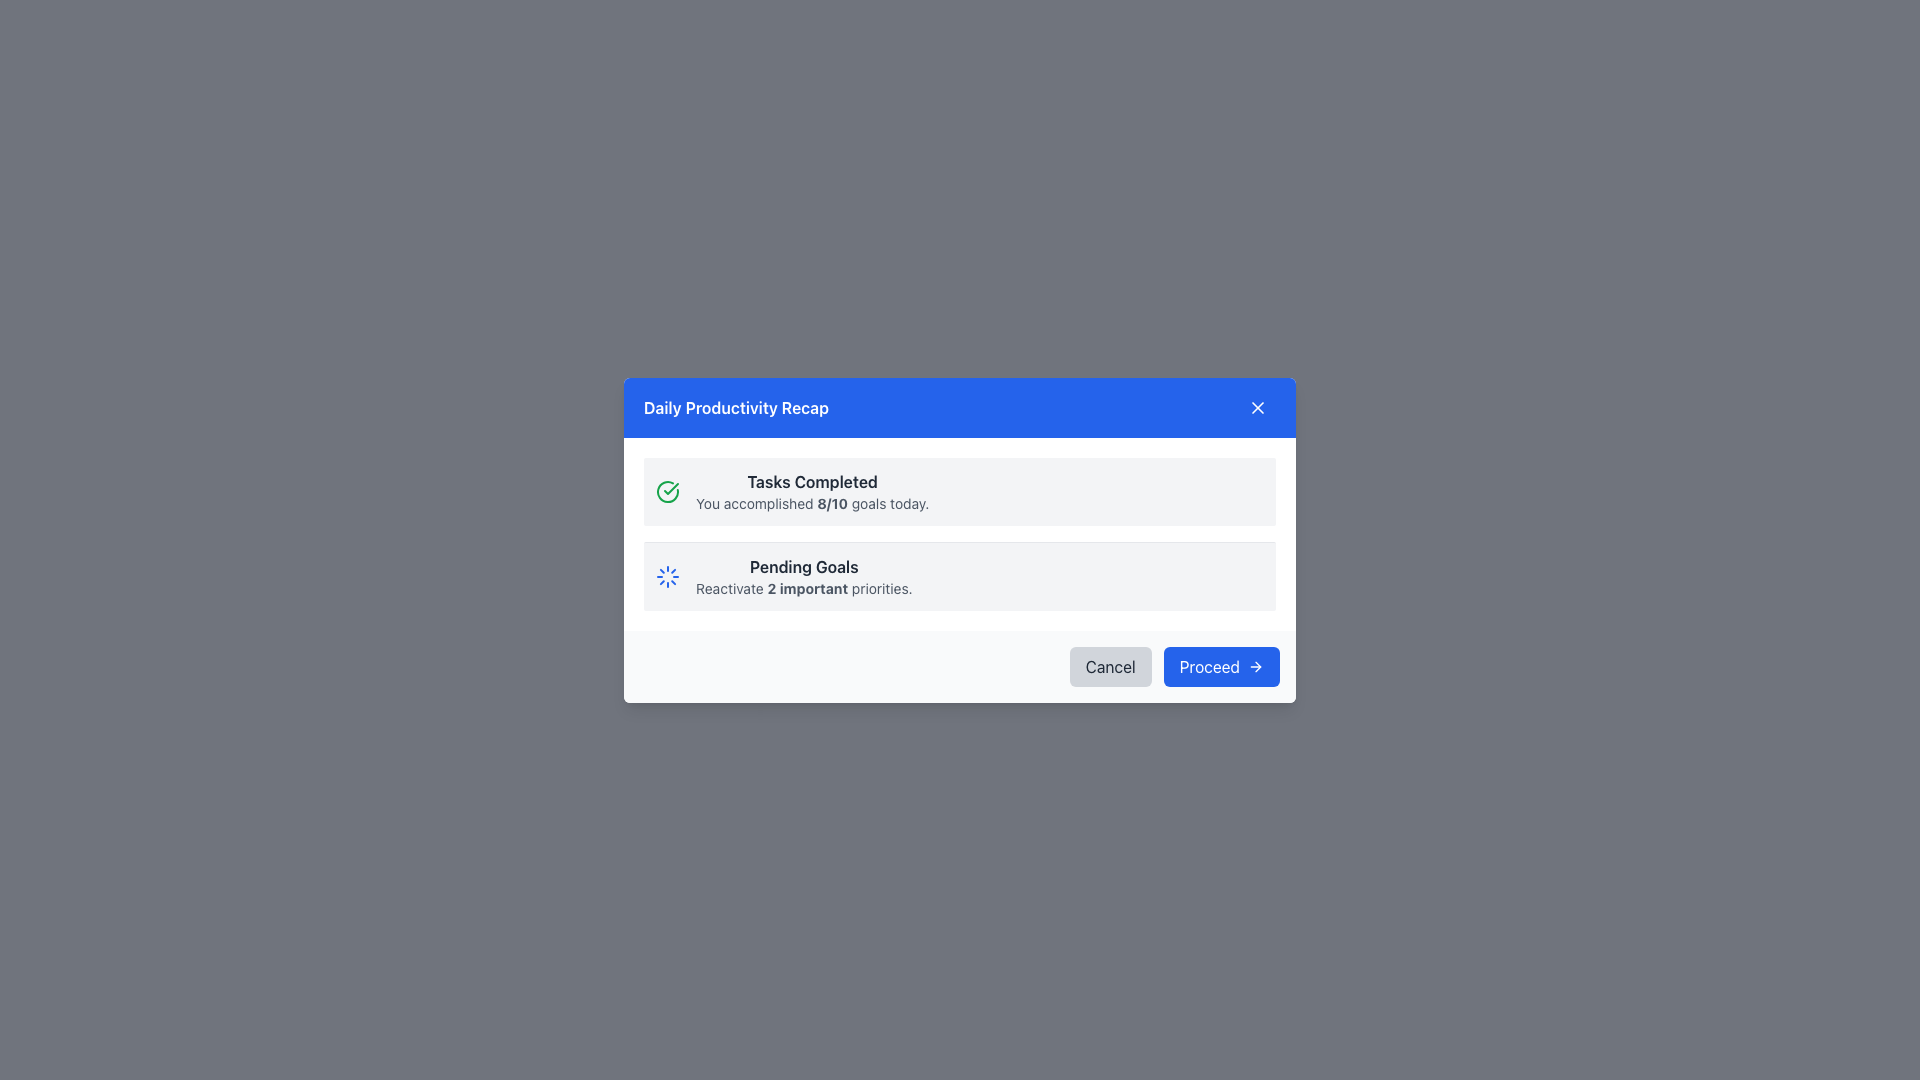 This screenshot has height=1080, width=1920. Describe the element at coordinates (804, 566) in the screenshot. I see `the text label reading 'Pending Goals' which is located within the 'Daily Productivity Recap' dialog box, positioned below 'Tasks Completed'` at that location.